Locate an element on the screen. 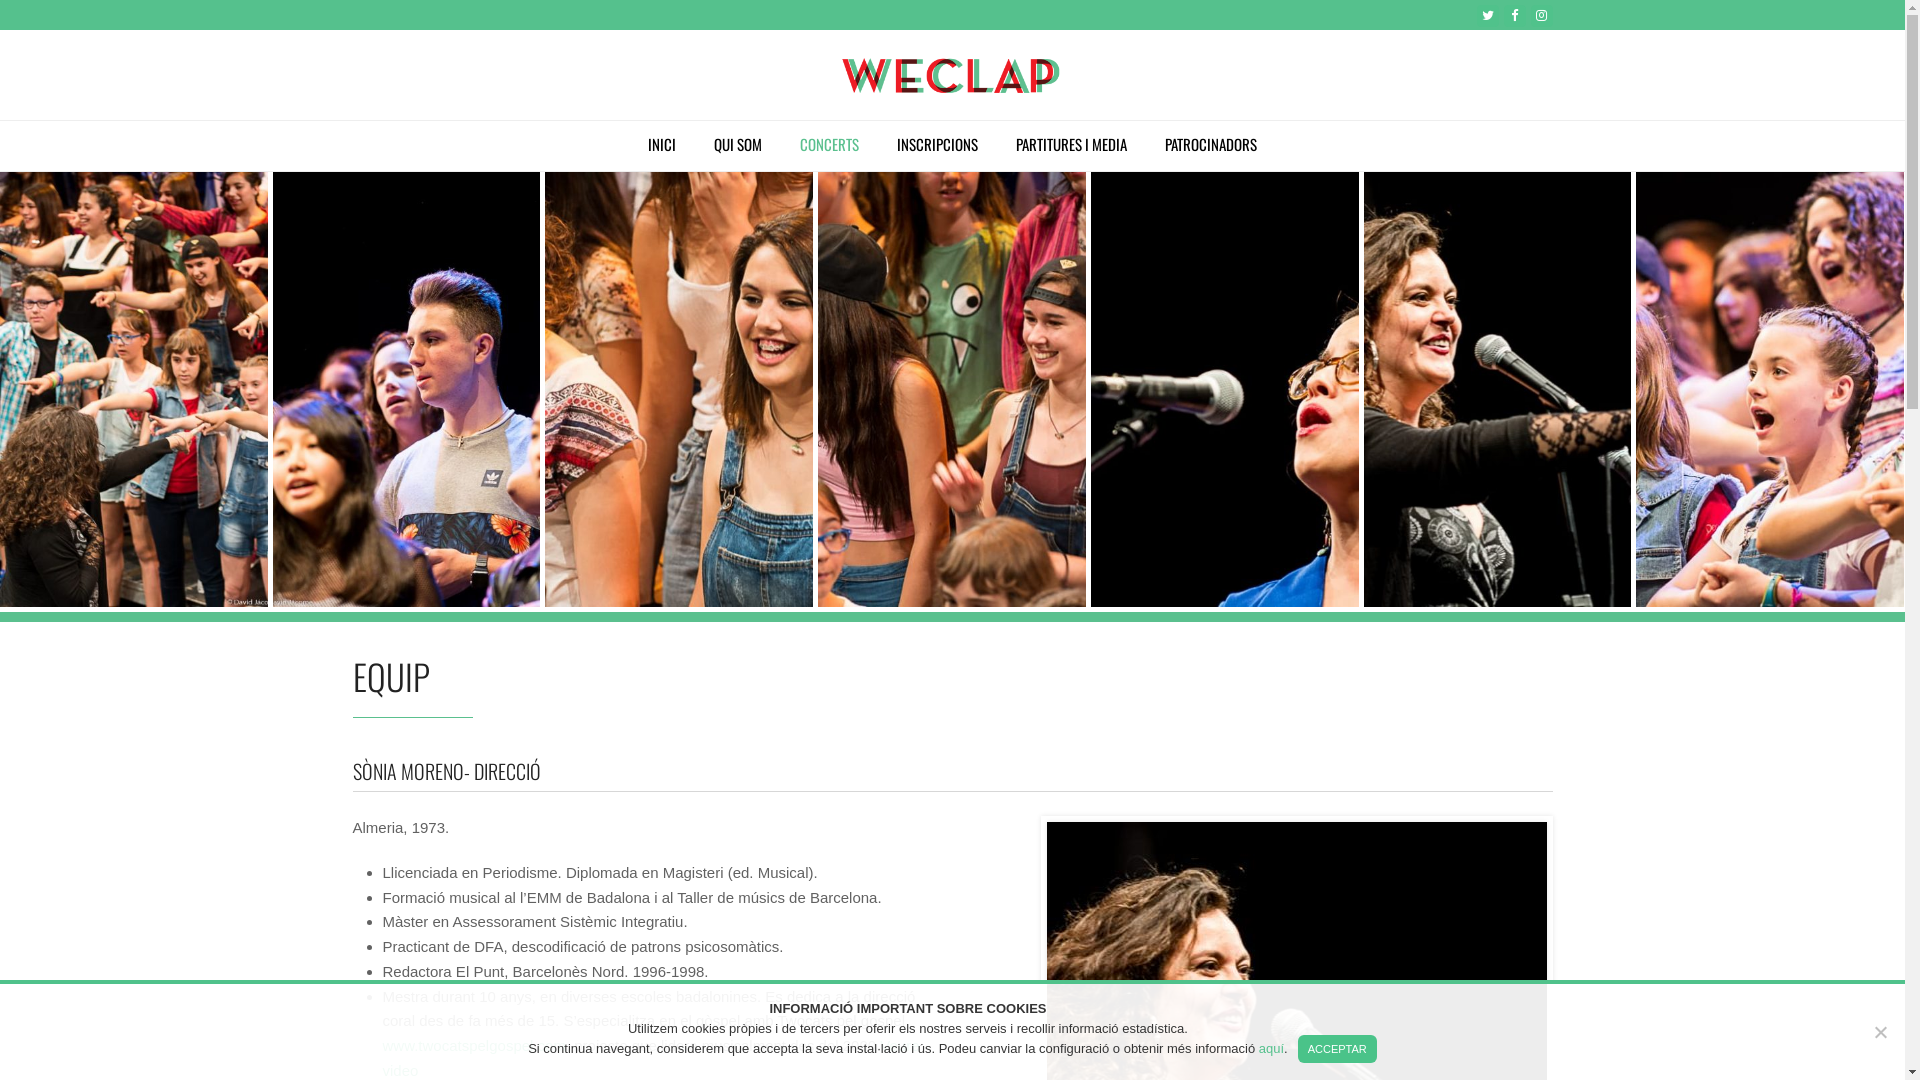 The height and width of the screenshot is (1080, 1920). 'www.twocatspelgospel.com' is located at coordinates (472, 1044).